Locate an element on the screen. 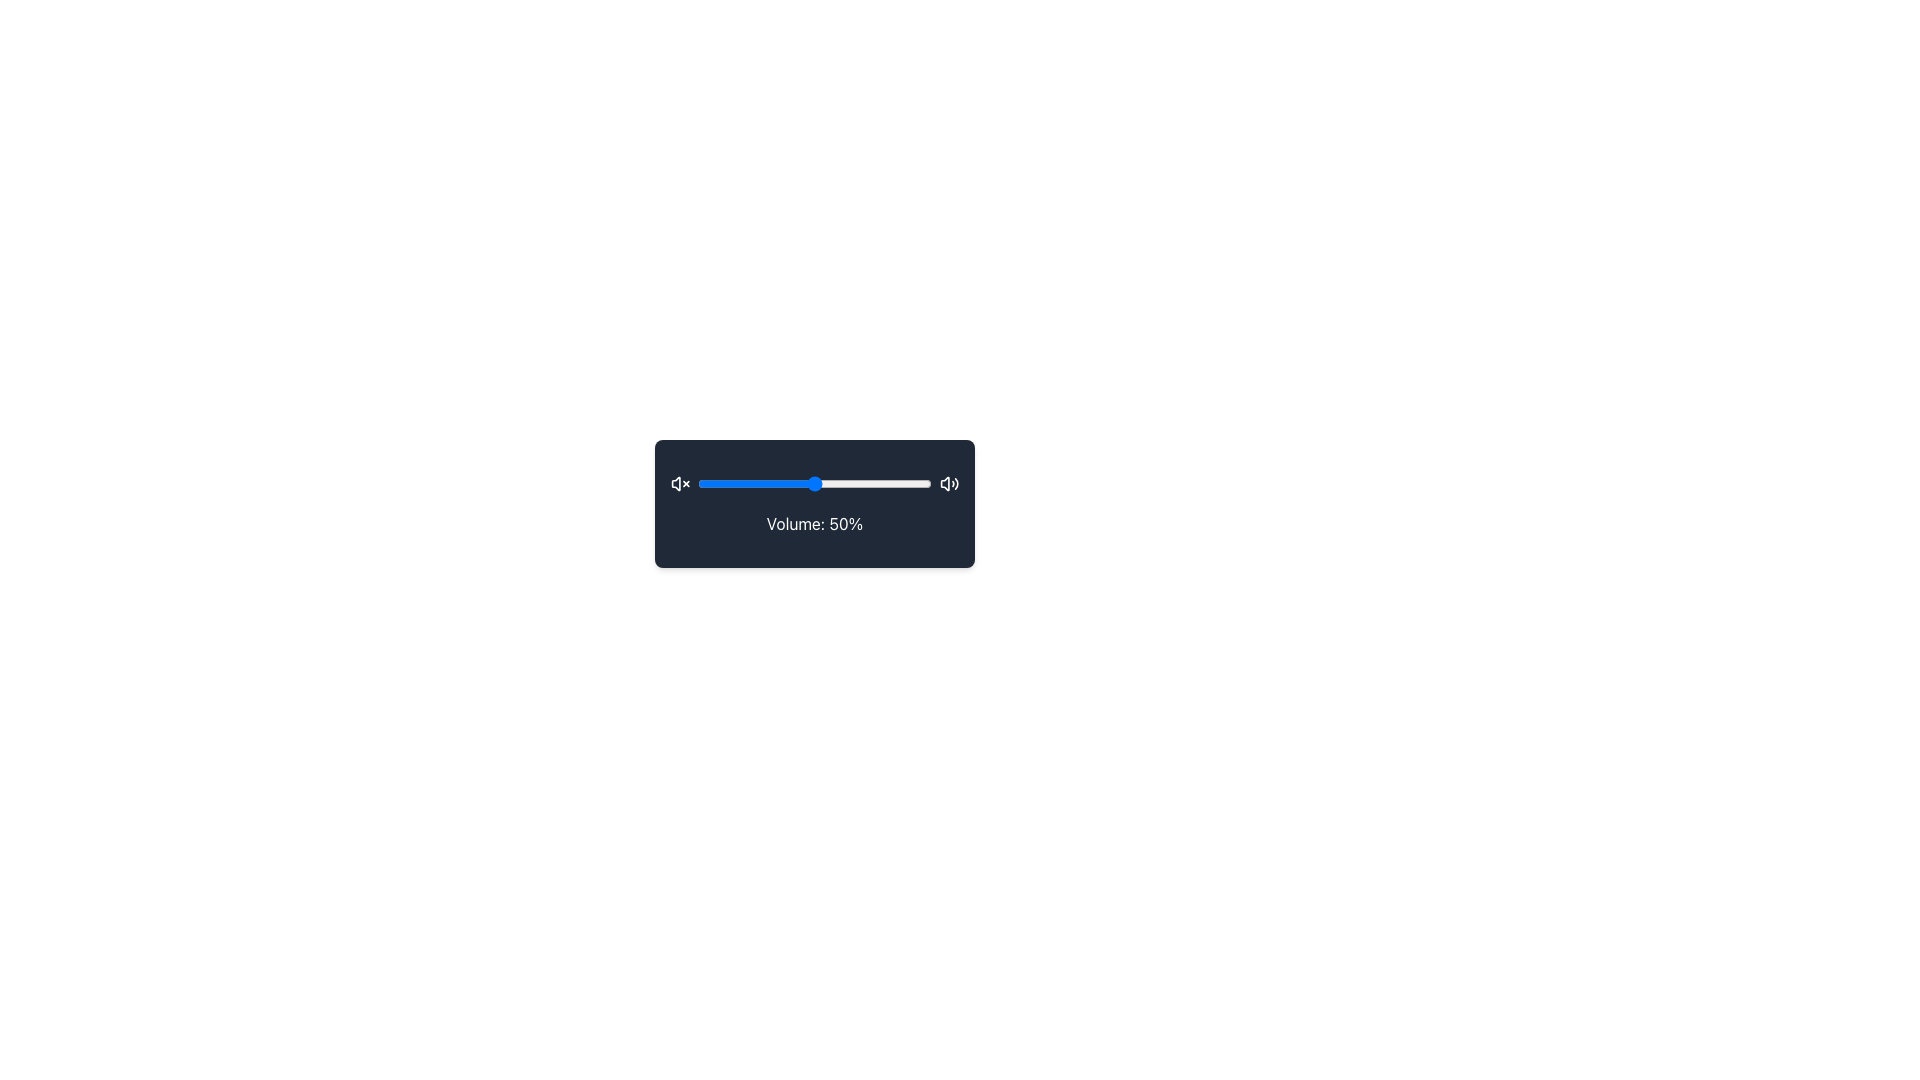 The image size is (1920, 1080). the volume level is located at coordinates (840, 483).